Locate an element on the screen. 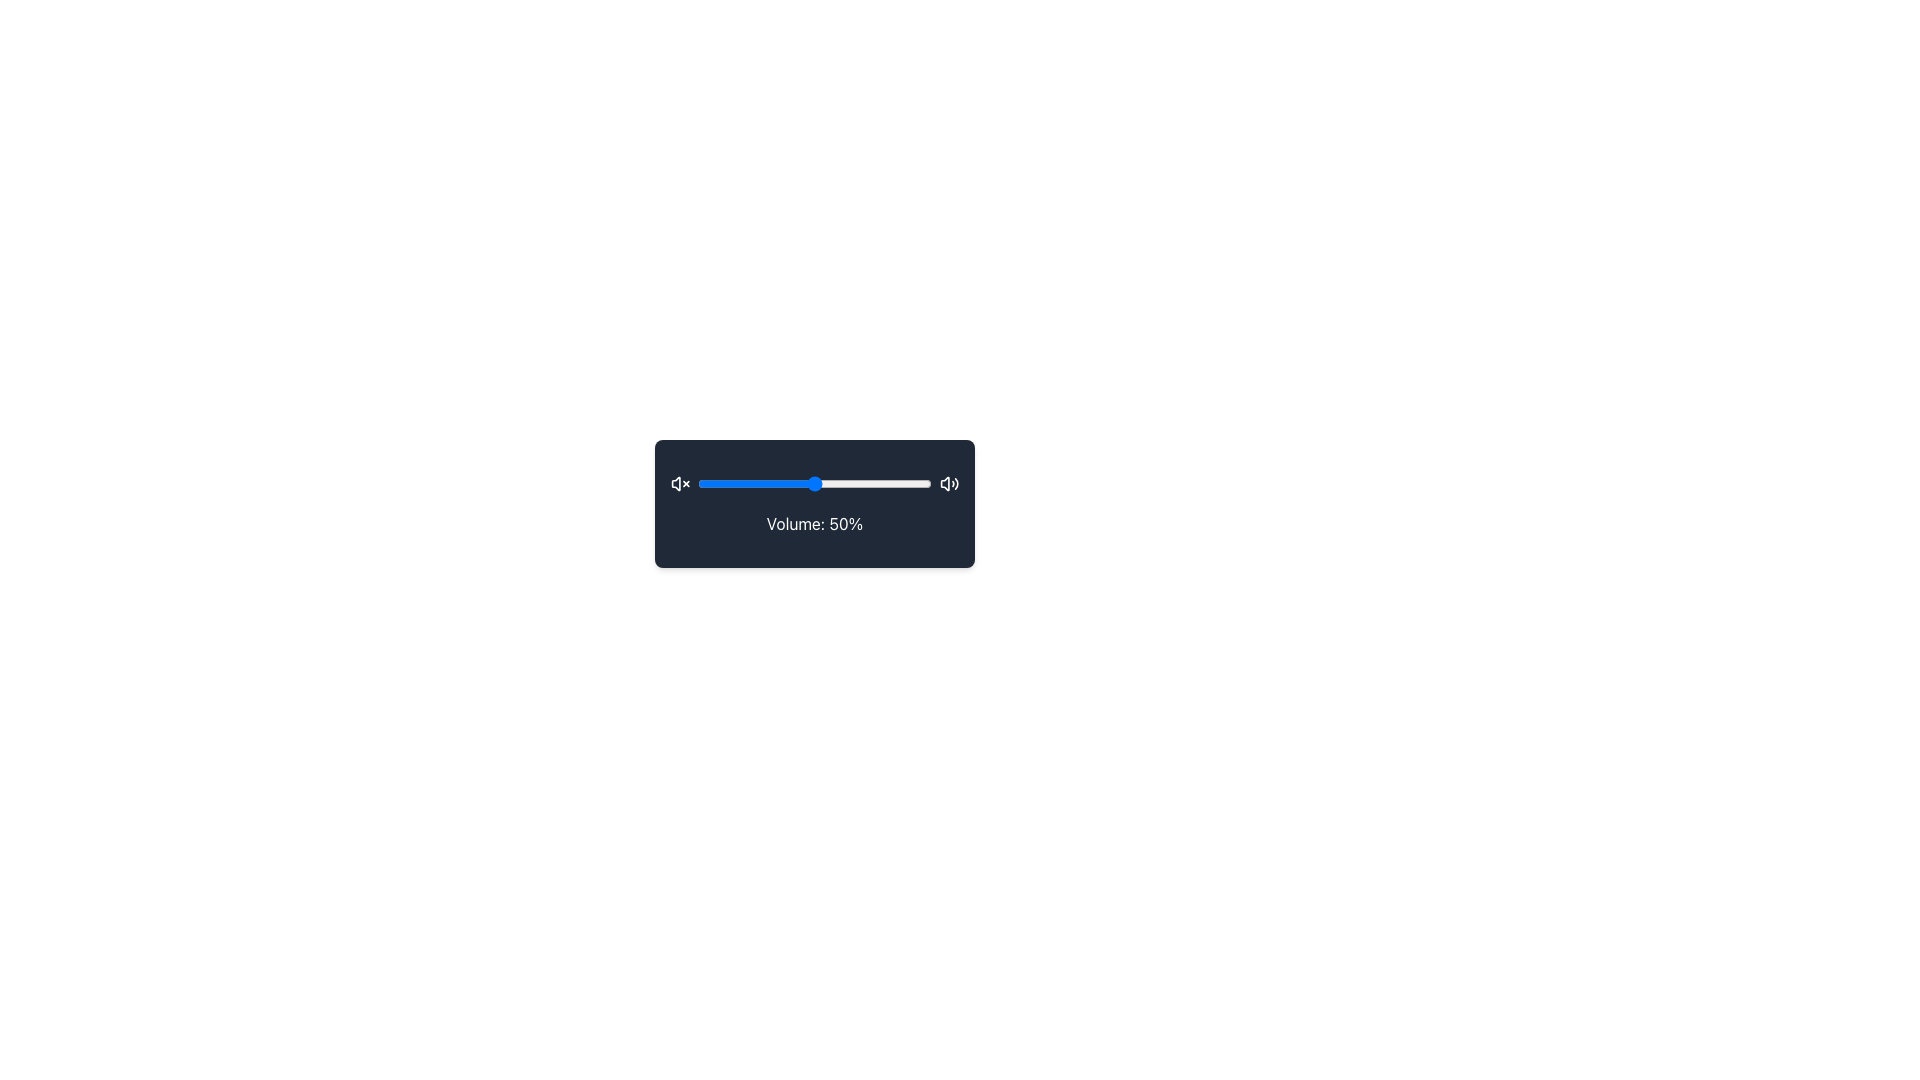 The image size is (1920, 1080). the volume level is located at coordinates (840, 483).